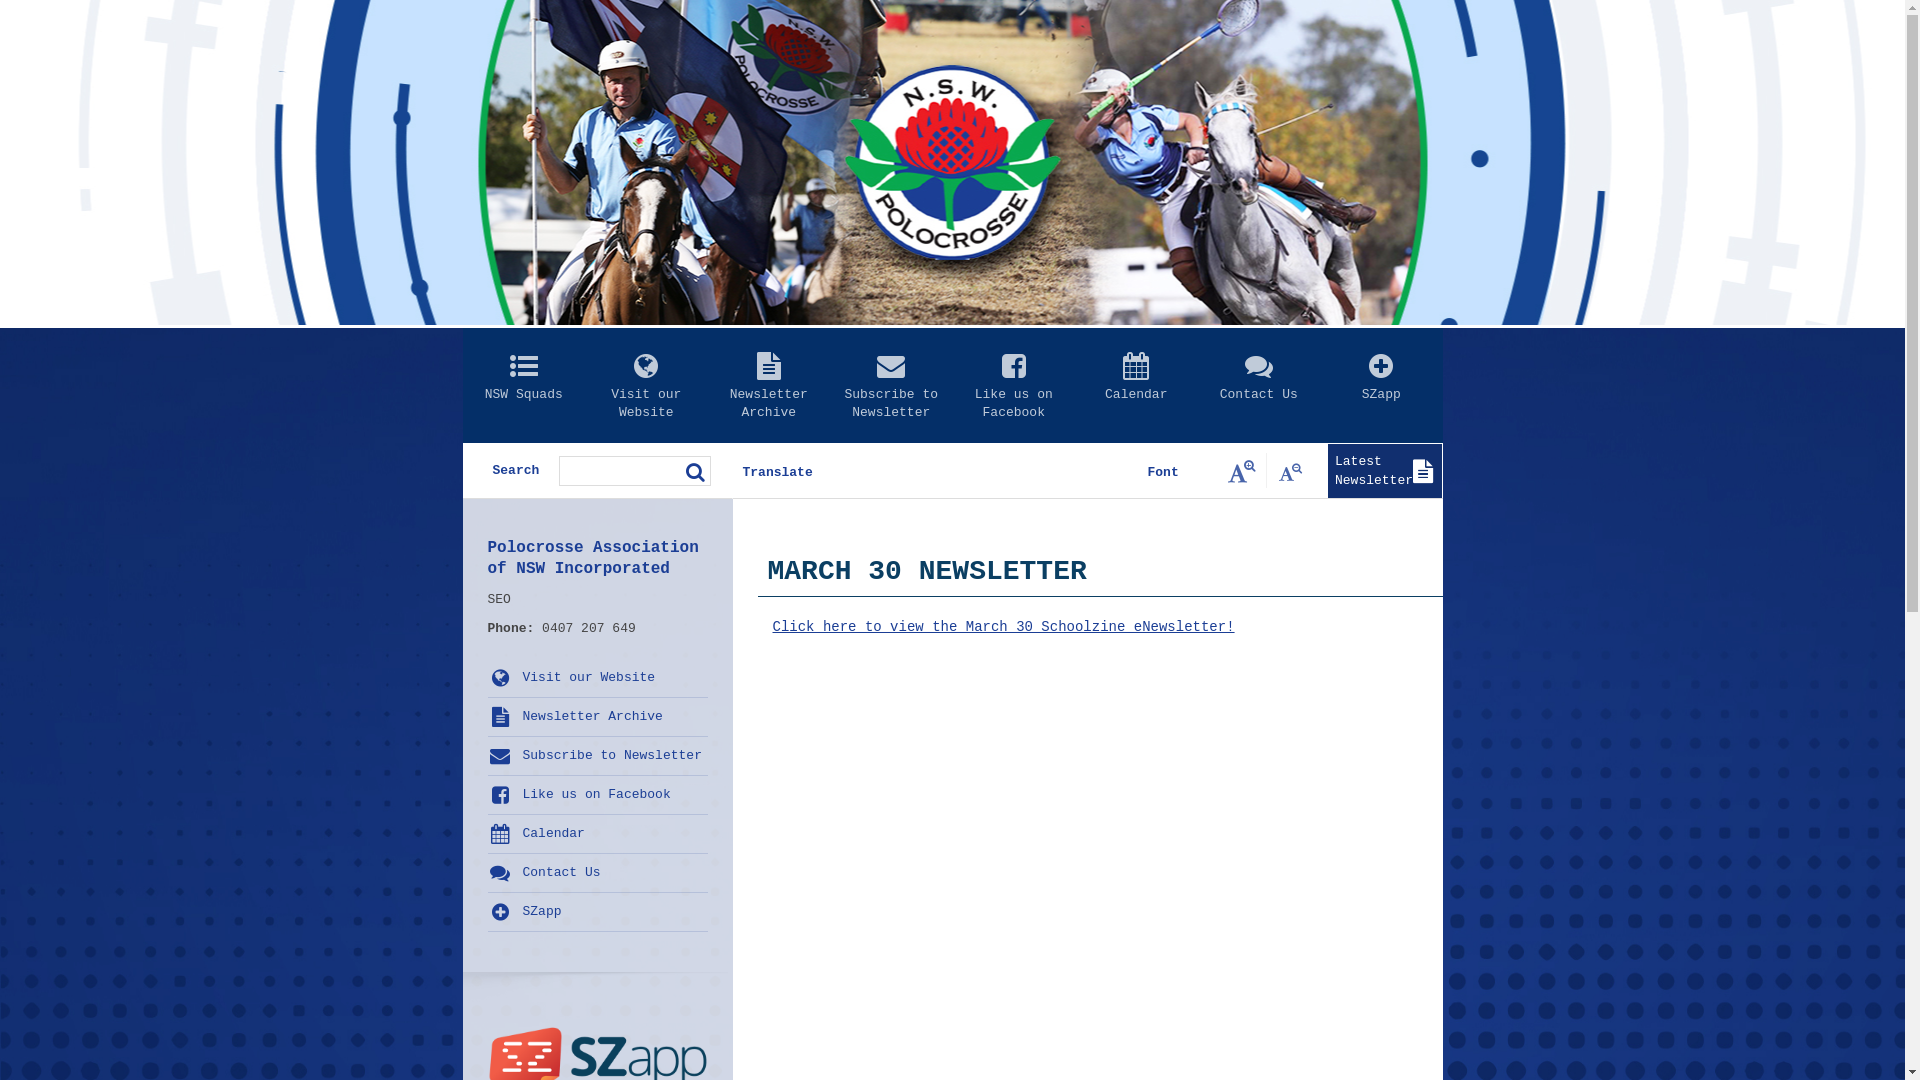  What do you see at coordinates (890, 400) in the screenshot?
I see `'Subscribe to Newsletter'` at bounding box center [890, 400].